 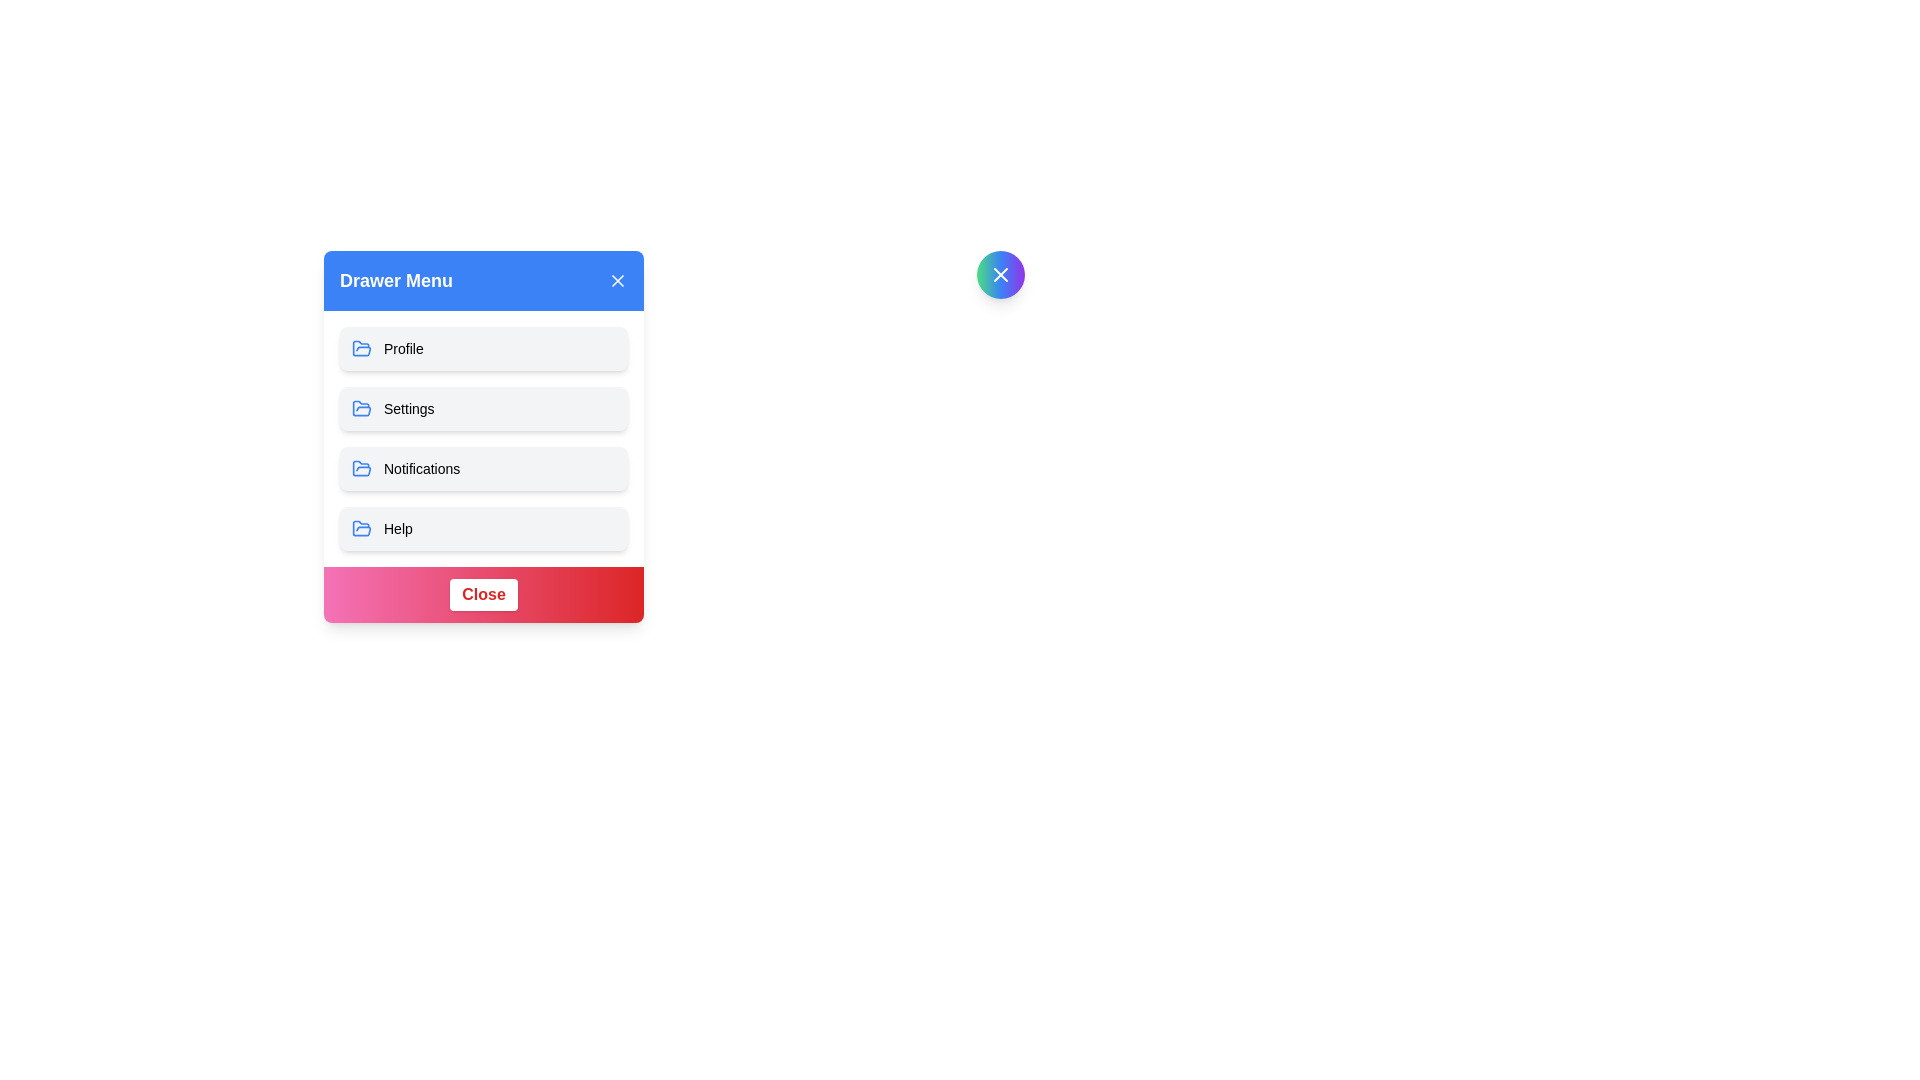 What do you see at coordinates (361, 407) in the screenshot?
I see `the first SVG icon representing a folder in the drawer menu, located next to the 'Profile' text` at bounding box center [361, 407].